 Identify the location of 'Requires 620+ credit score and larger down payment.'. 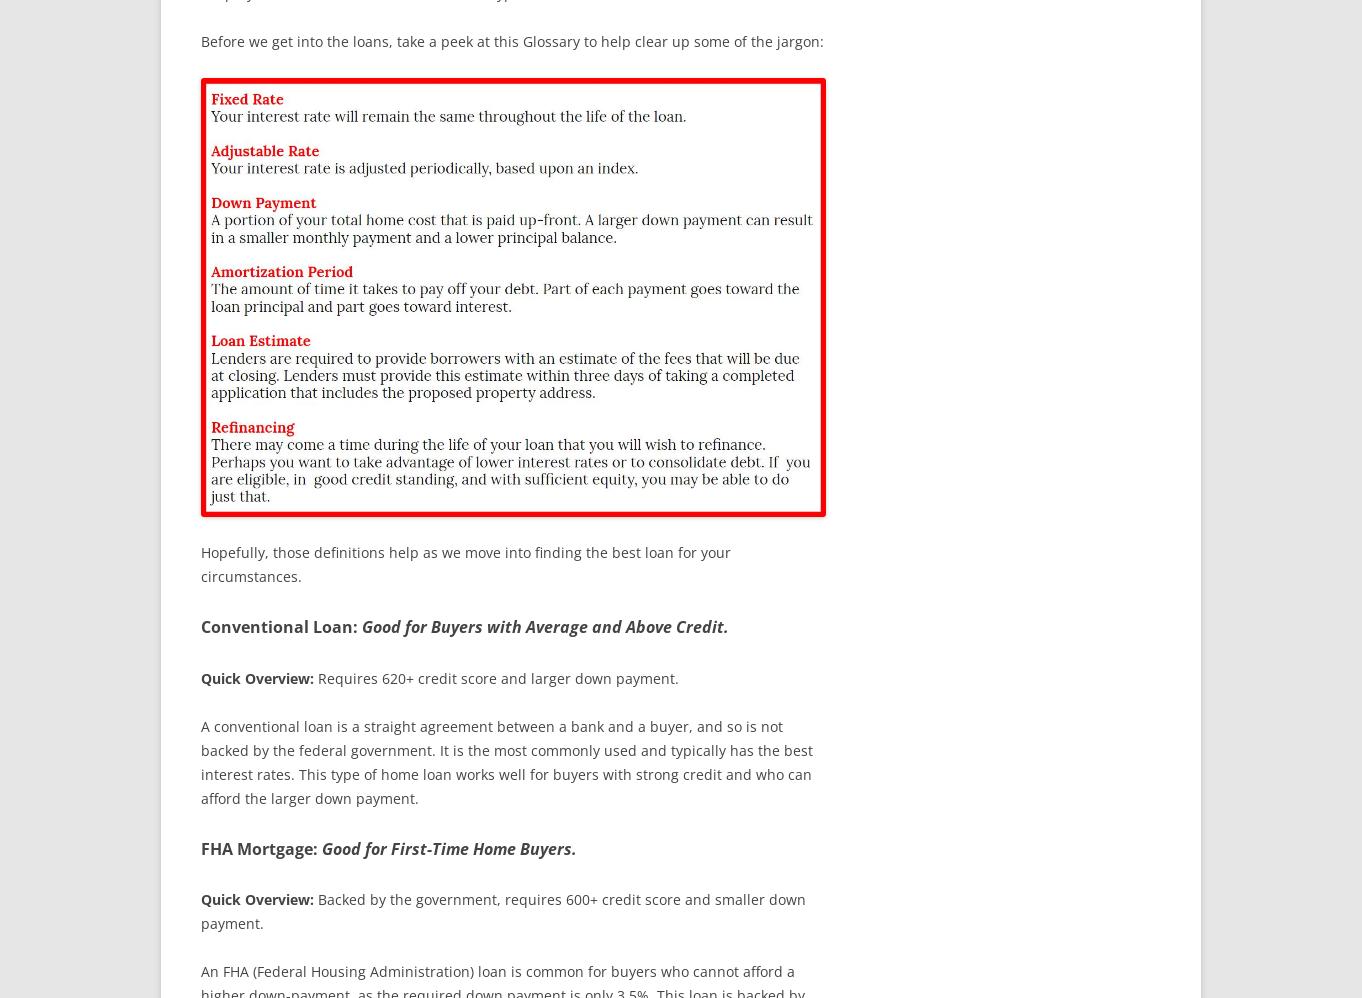
(313, 676).